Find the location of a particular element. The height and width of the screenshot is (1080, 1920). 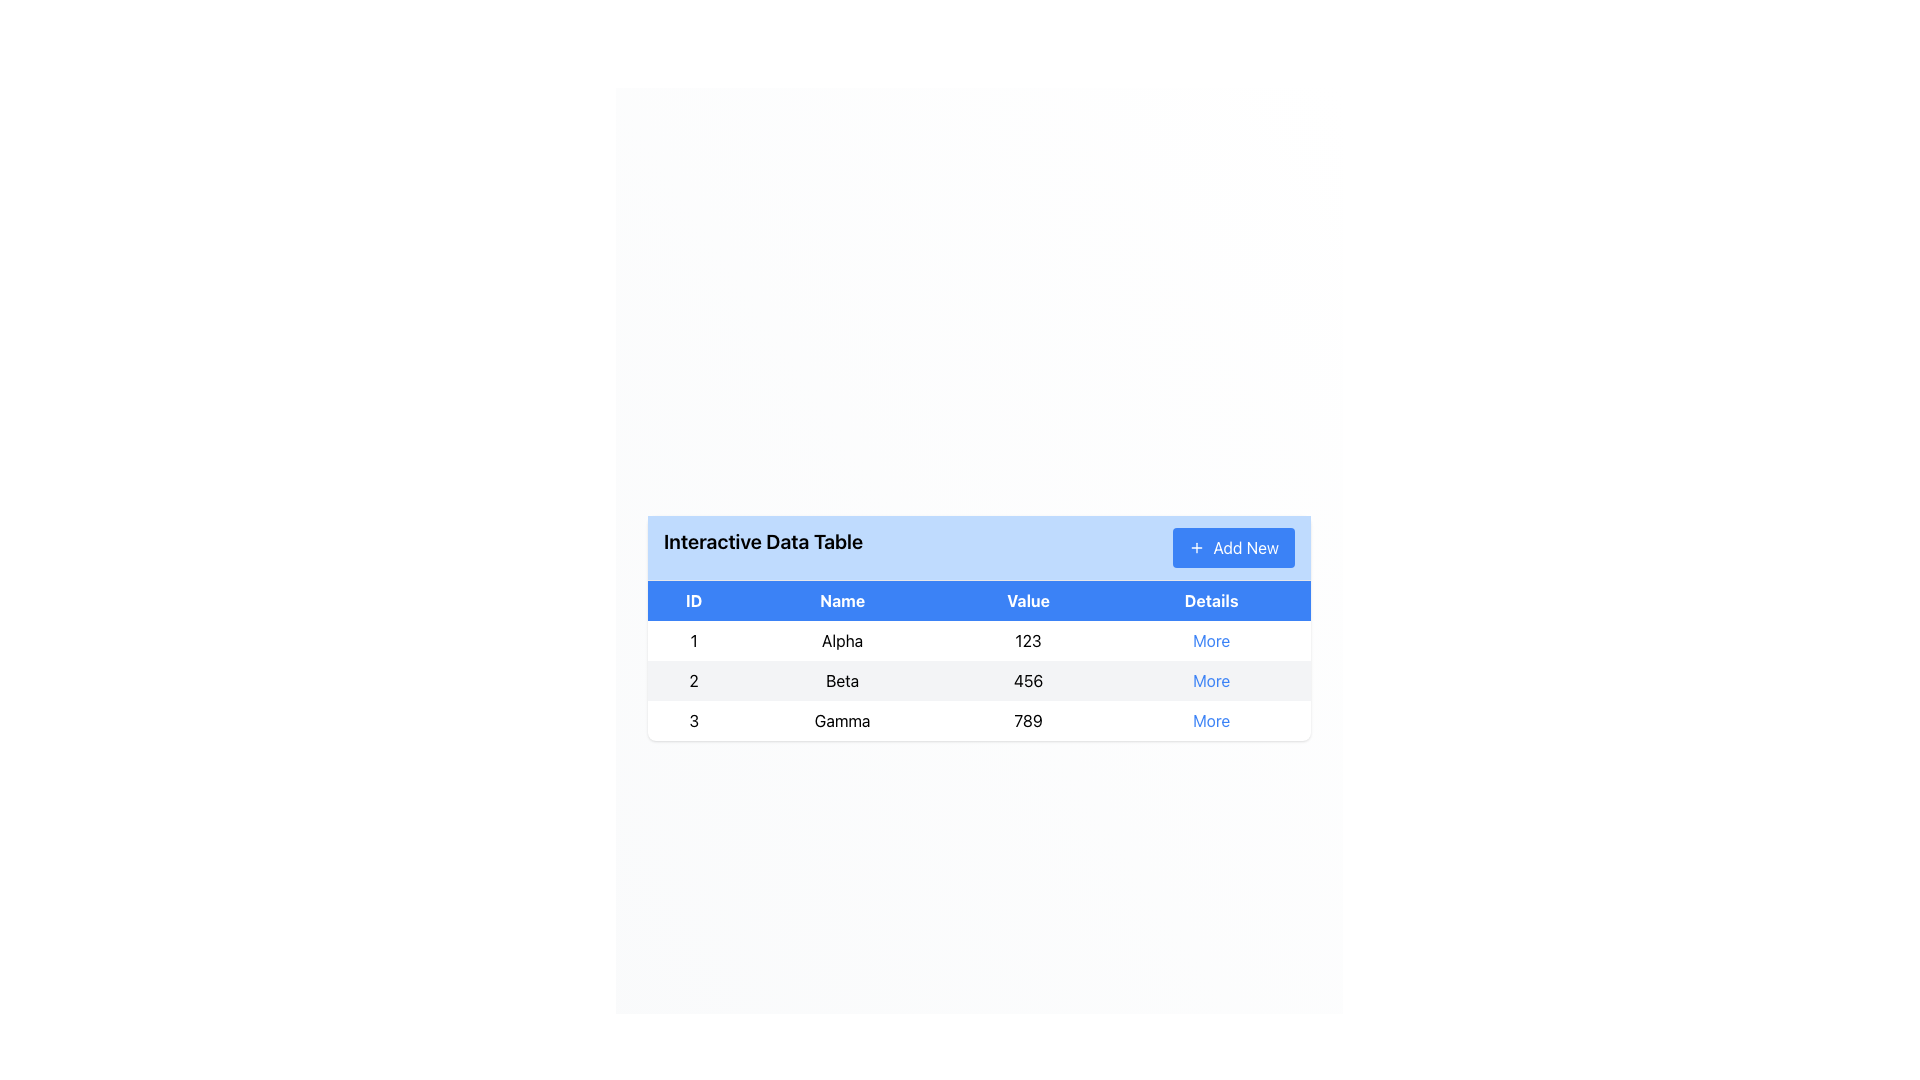

the clickable text link in the Details column of the data table for the 'Alpha' entry is located at coordinates (1210, 640).